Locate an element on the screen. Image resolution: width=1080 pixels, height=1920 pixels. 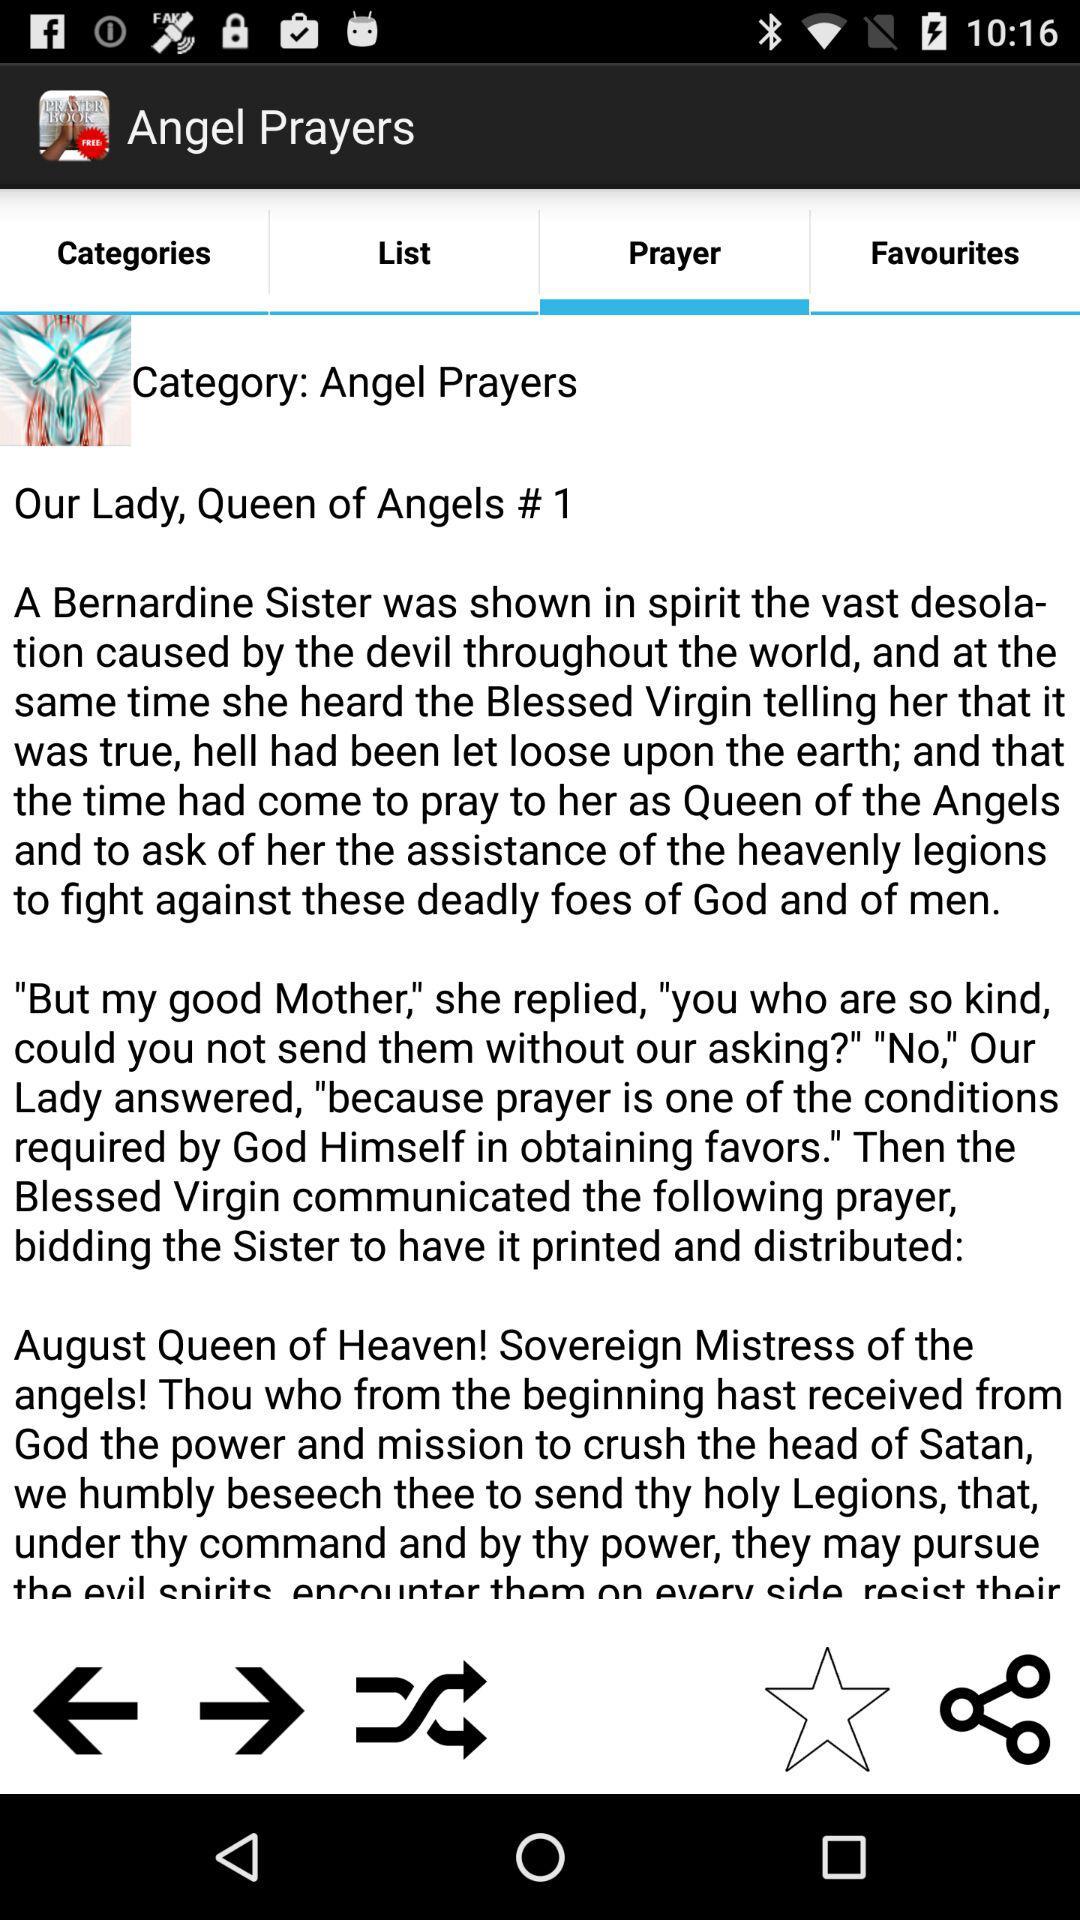
the previous content page is located at coordinates (83, 1708).